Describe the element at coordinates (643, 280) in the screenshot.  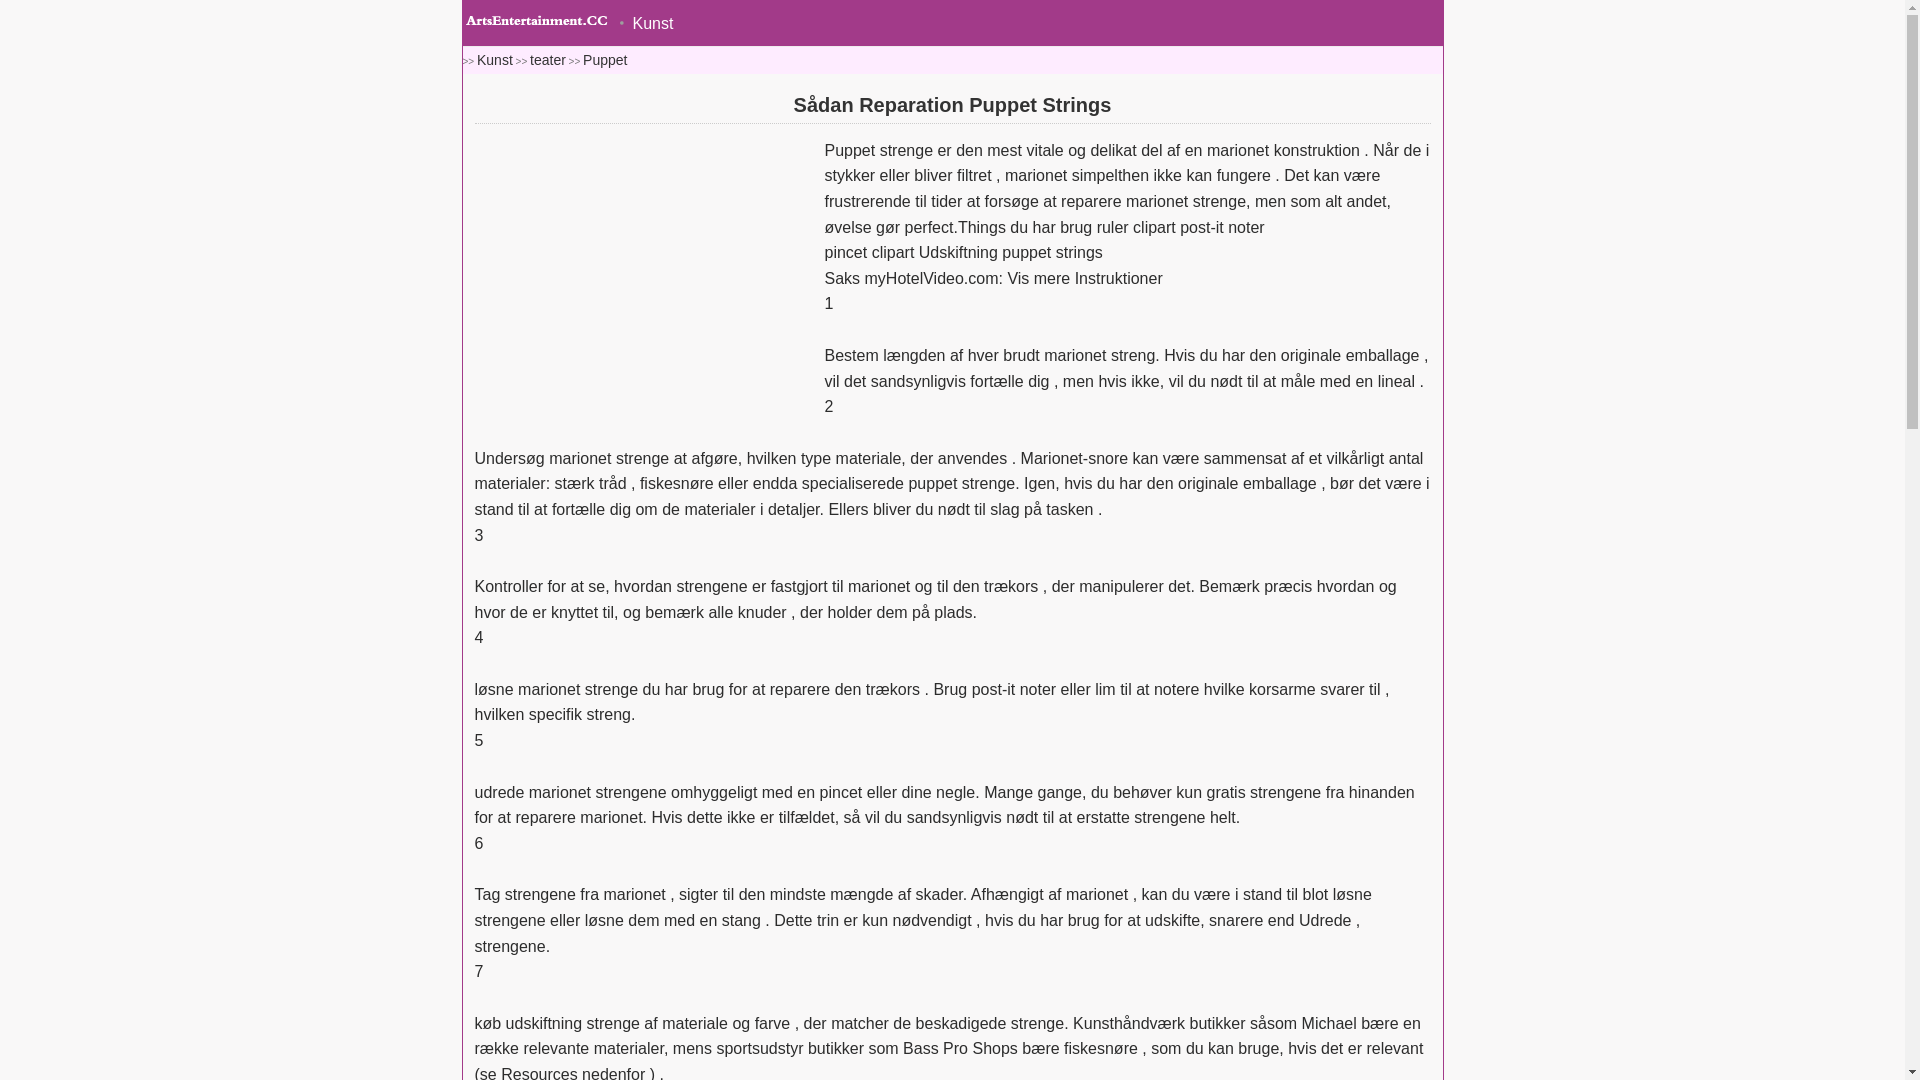
I see `'Advertisement'` at that location.